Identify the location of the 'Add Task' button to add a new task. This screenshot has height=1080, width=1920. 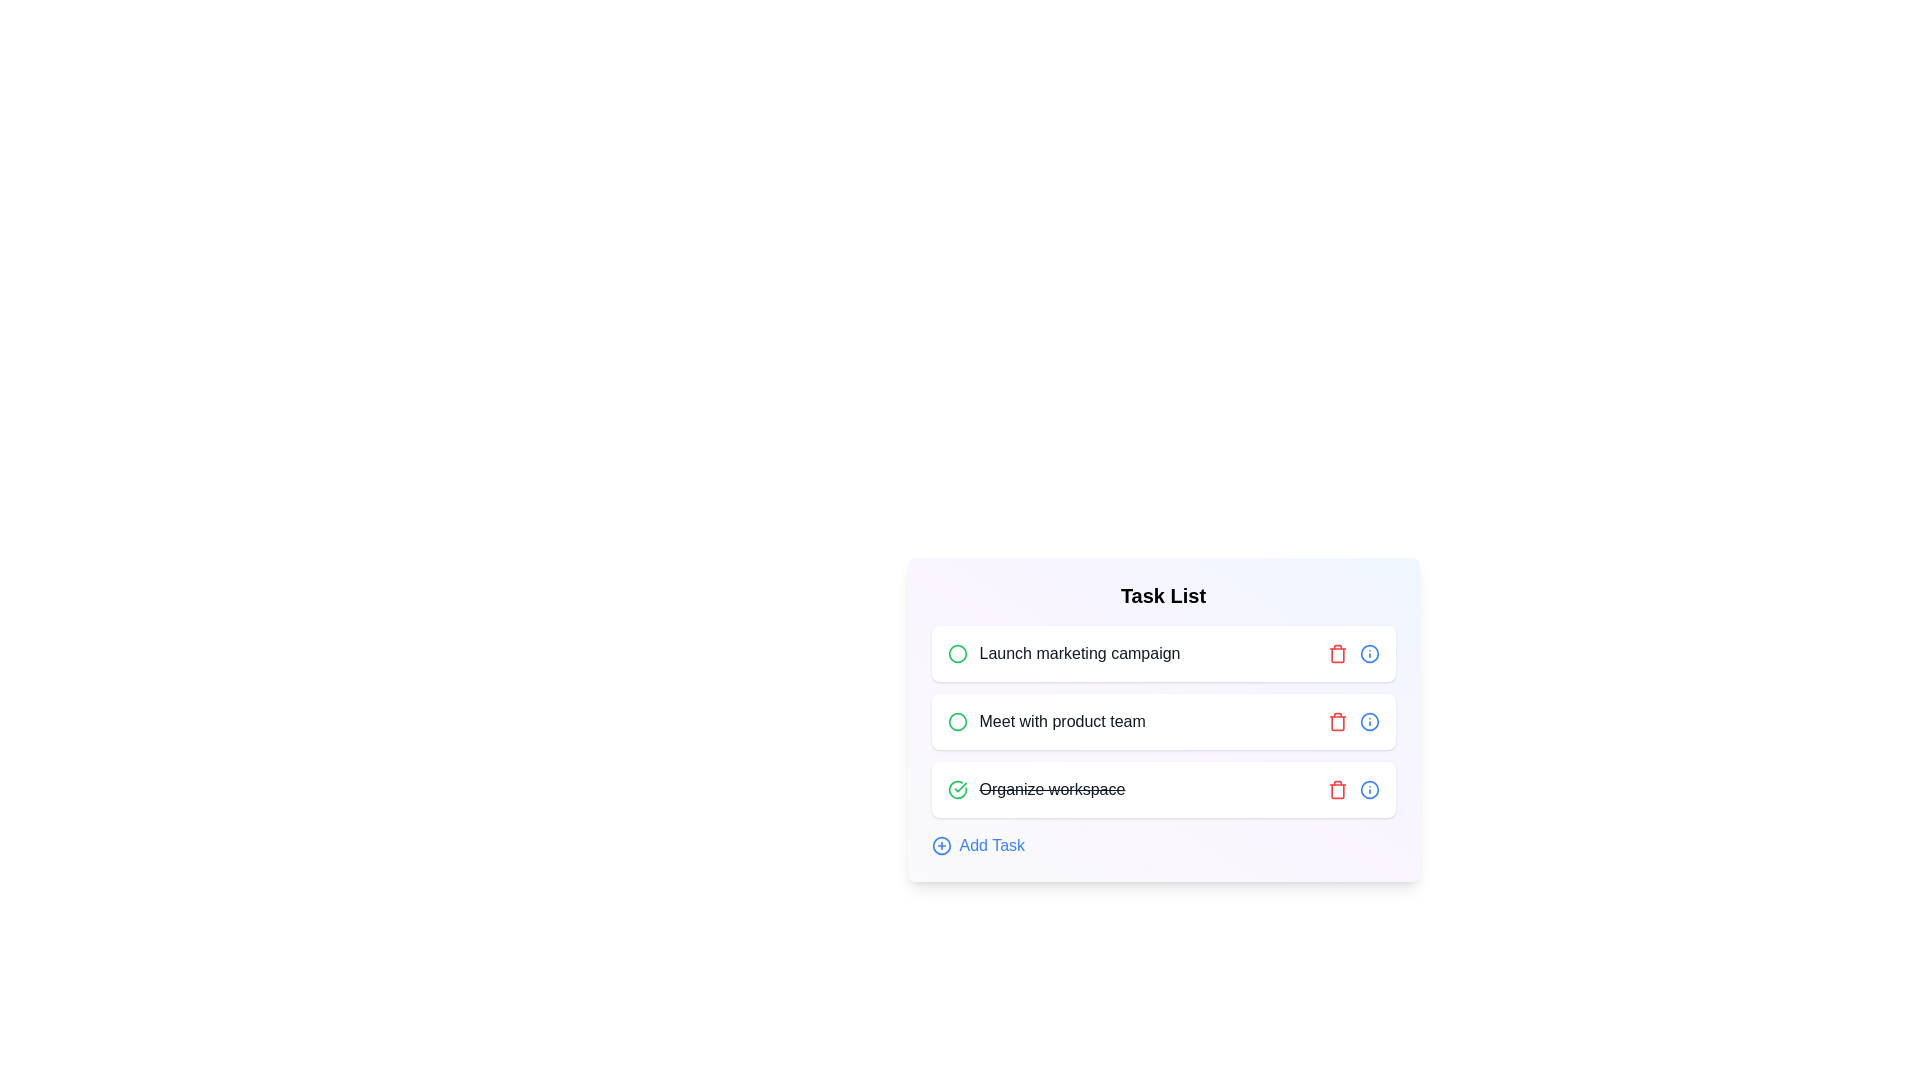
(978, 845).